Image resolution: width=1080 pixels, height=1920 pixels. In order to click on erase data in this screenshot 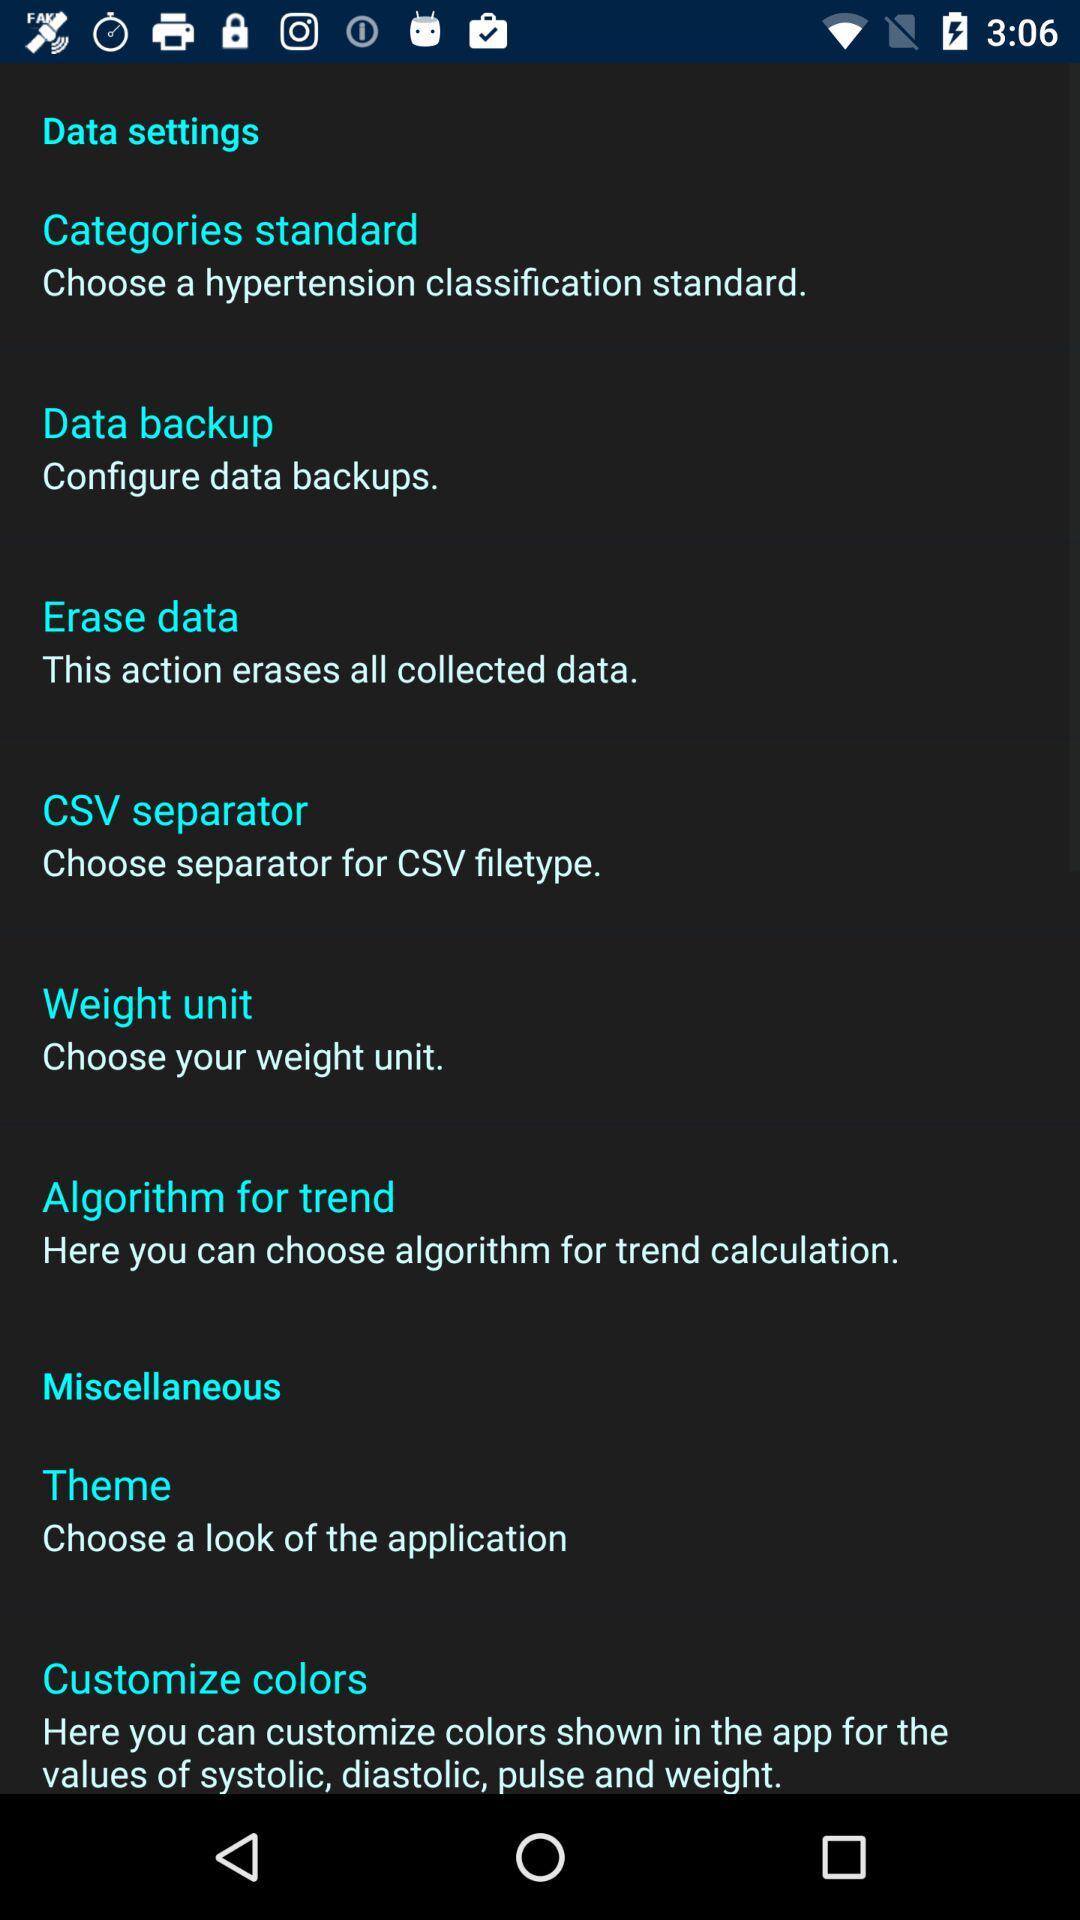, I will do `click(139, 613)`.